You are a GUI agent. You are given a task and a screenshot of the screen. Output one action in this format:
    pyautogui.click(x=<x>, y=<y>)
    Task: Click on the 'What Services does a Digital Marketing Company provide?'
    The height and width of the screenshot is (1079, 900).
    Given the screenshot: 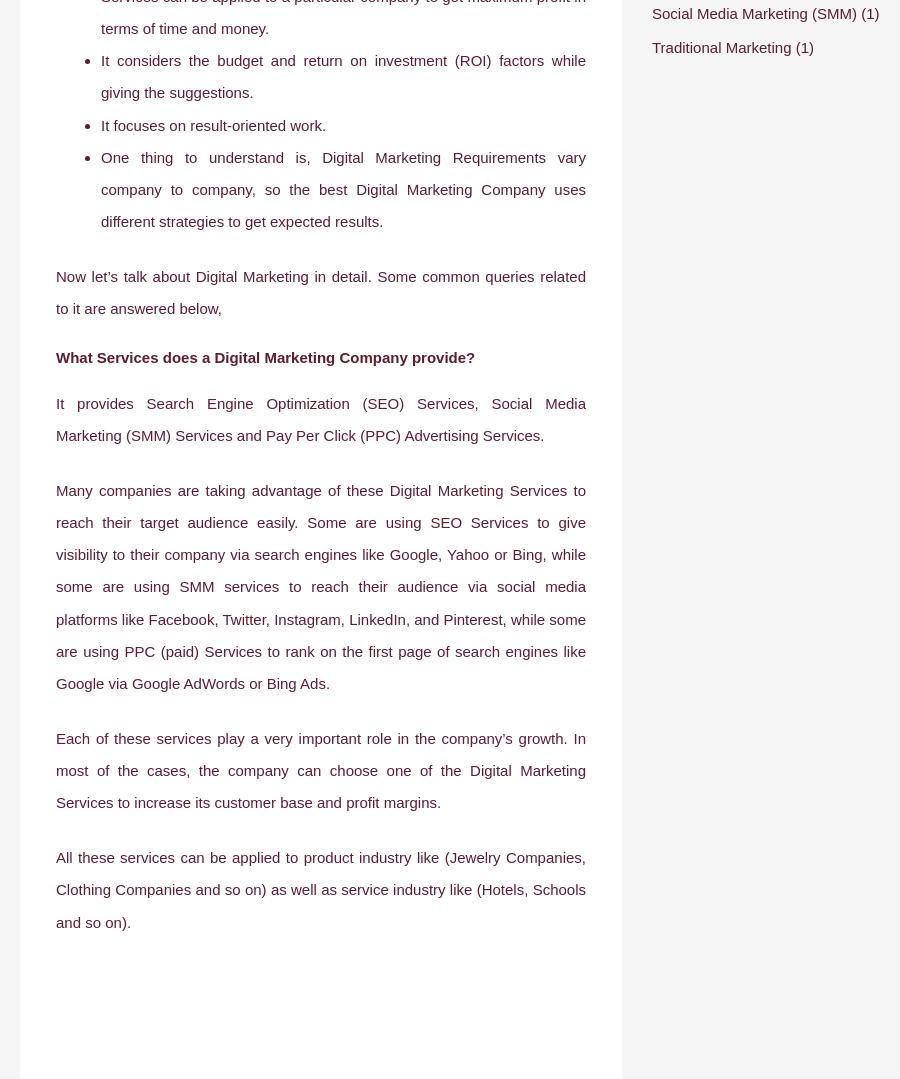 What is the action you would take?
    pyautogui.click(x=264, y=357)
    